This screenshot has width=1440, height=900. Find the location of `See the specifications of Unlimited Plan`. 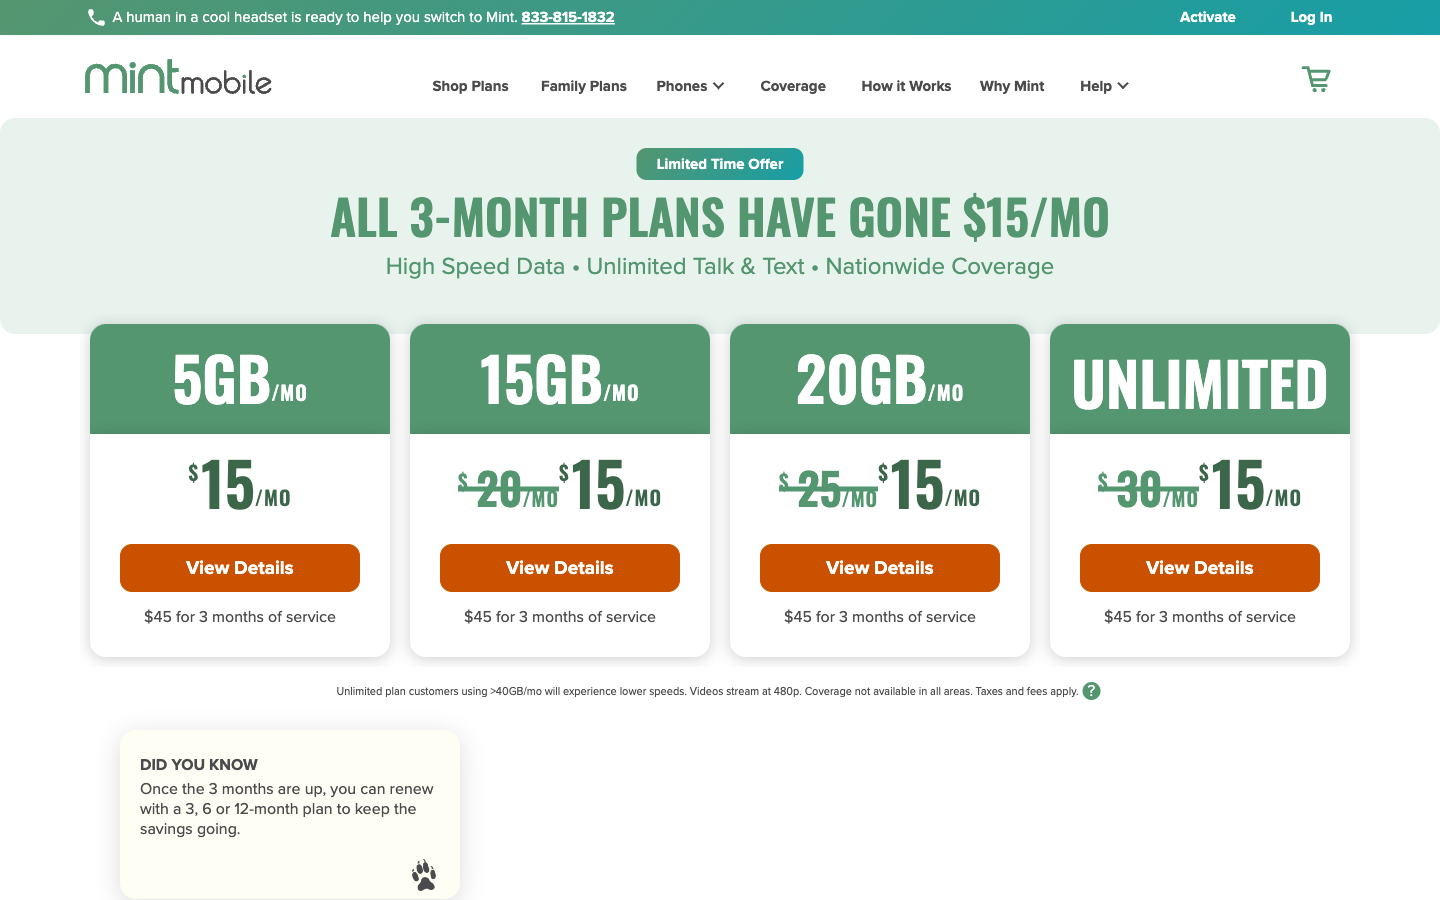

See the specifications of Unlimited Plan is located at coordinates (1199, 567).